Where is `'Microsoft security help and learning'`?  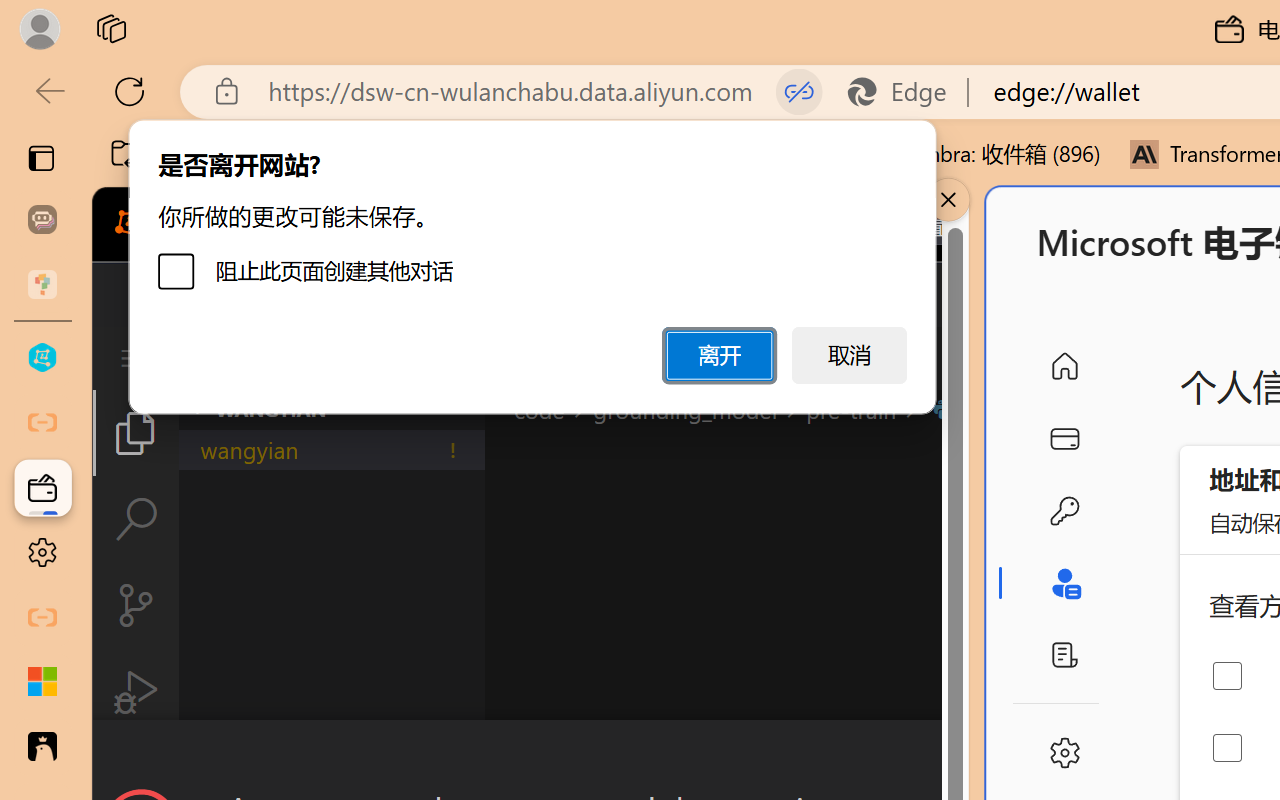
'Microsoft security help and learning' is located at coordinates (42, 682).